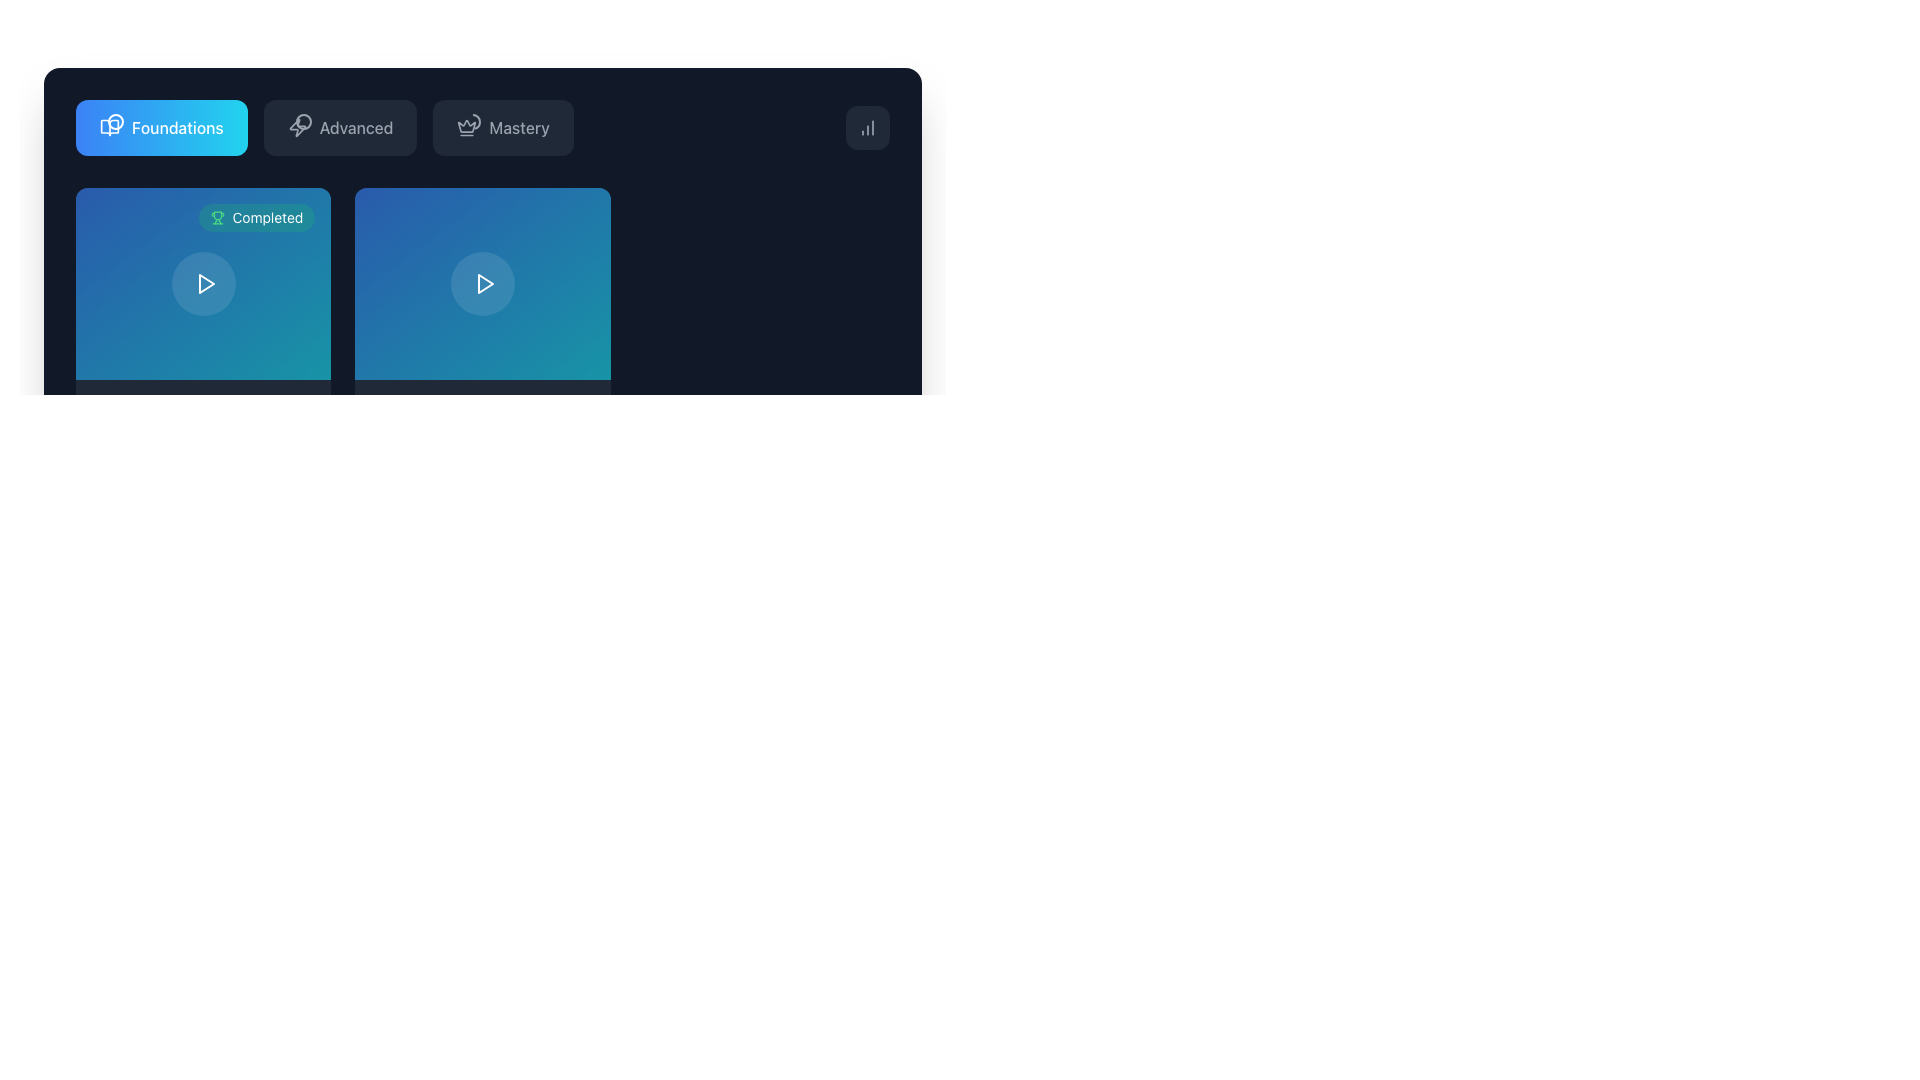 This screenshot has width=1920, height=1080. Describe the element at coordinates (161, 127) in the screenshot. I see `the 'Foundations' button` at that location.